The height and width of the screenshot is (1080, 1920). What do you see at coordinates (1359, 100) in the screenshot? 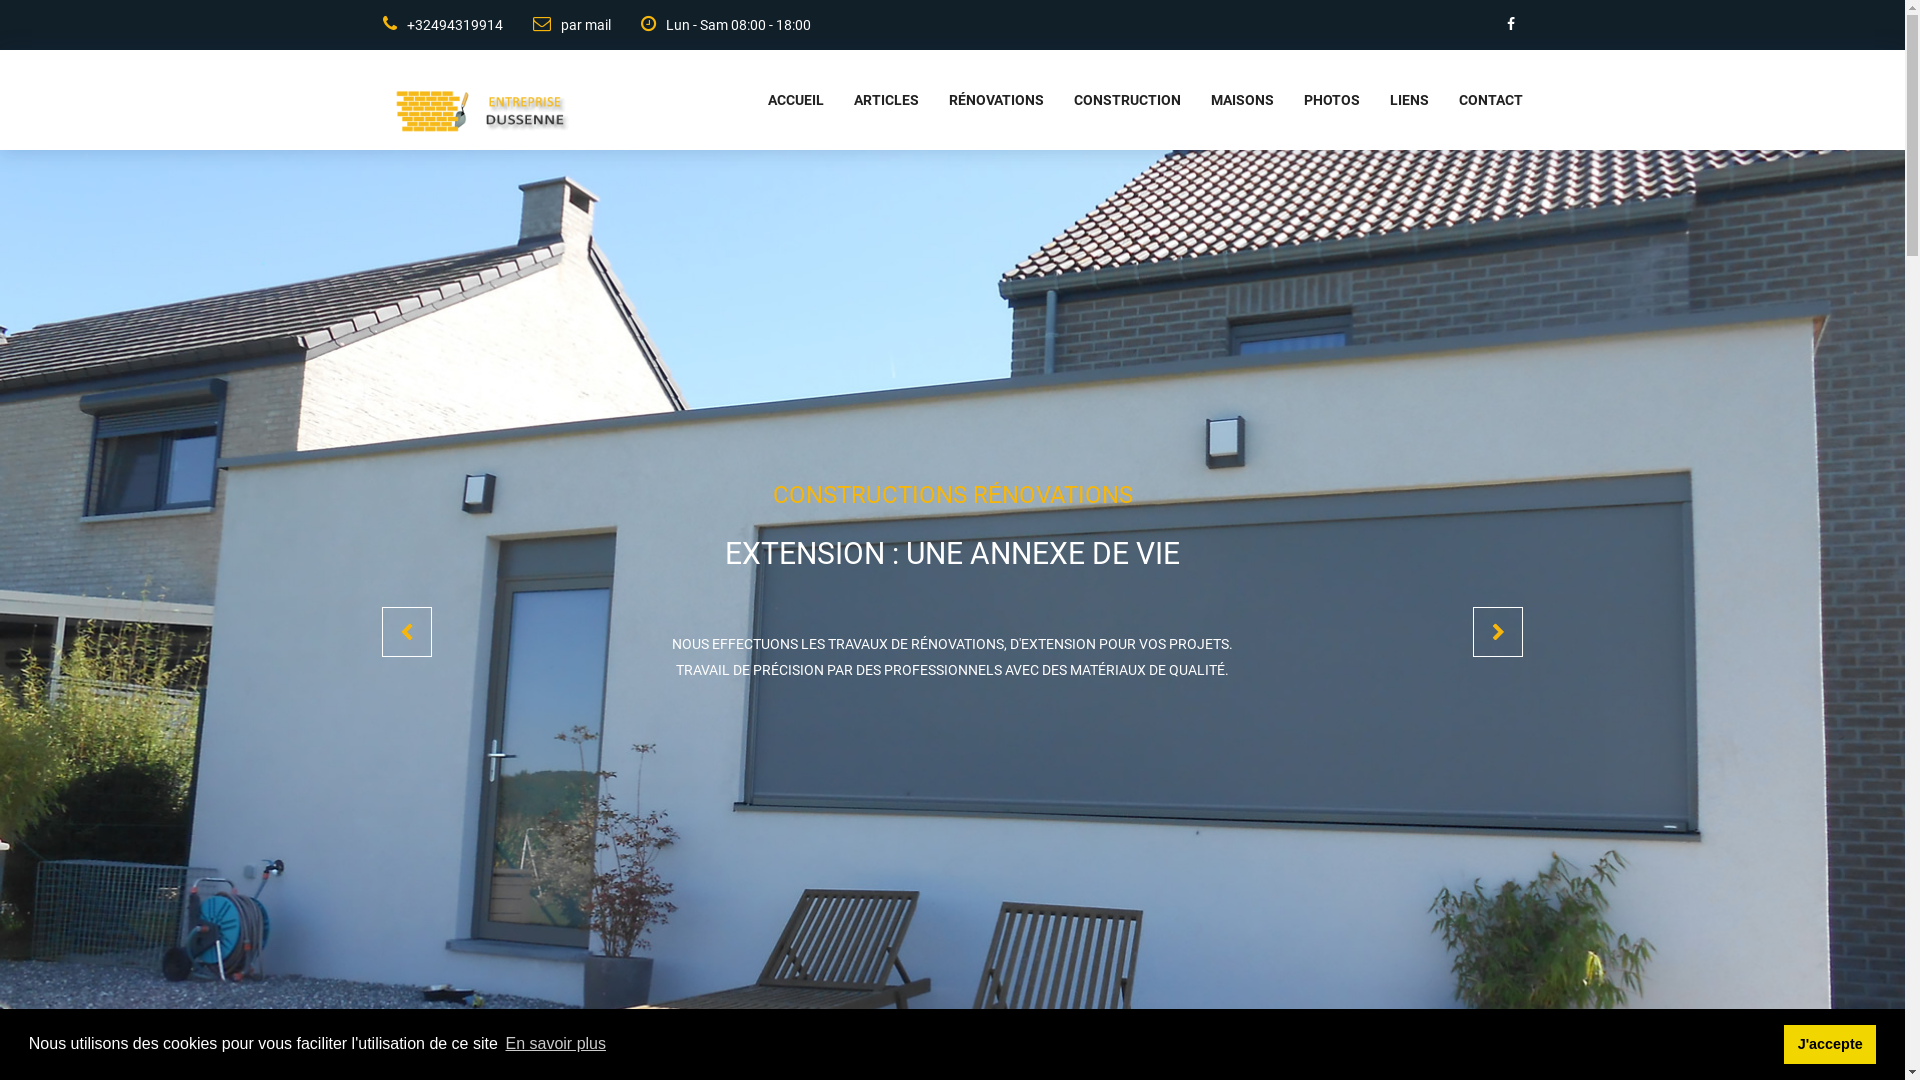
I see `'LIENS'` at bounding box center [1359, 100].